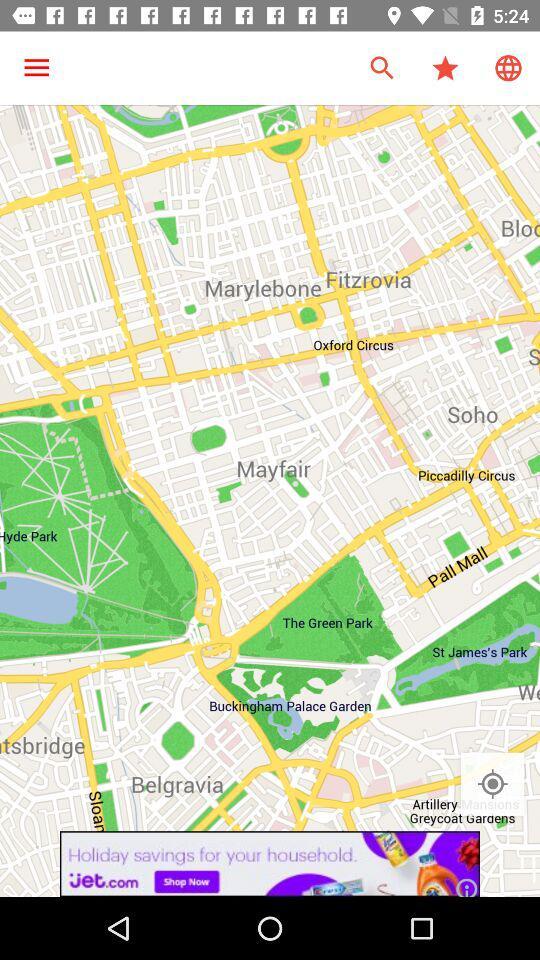 This screenshot has height=960, width=540. I want to click on advertisement, so click(270, 863).